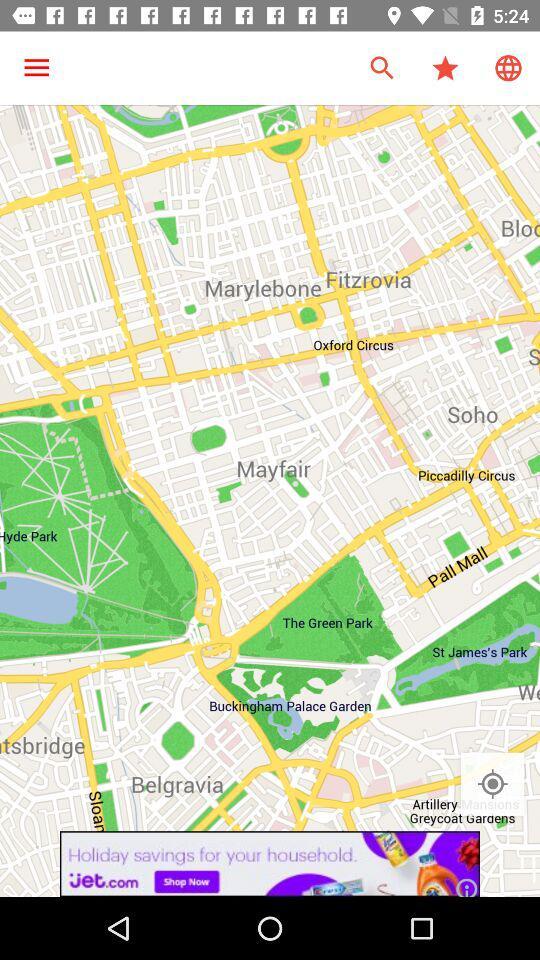 This screenshot has height=960, width=540. I want to click on advertisement, so click(270, 863).